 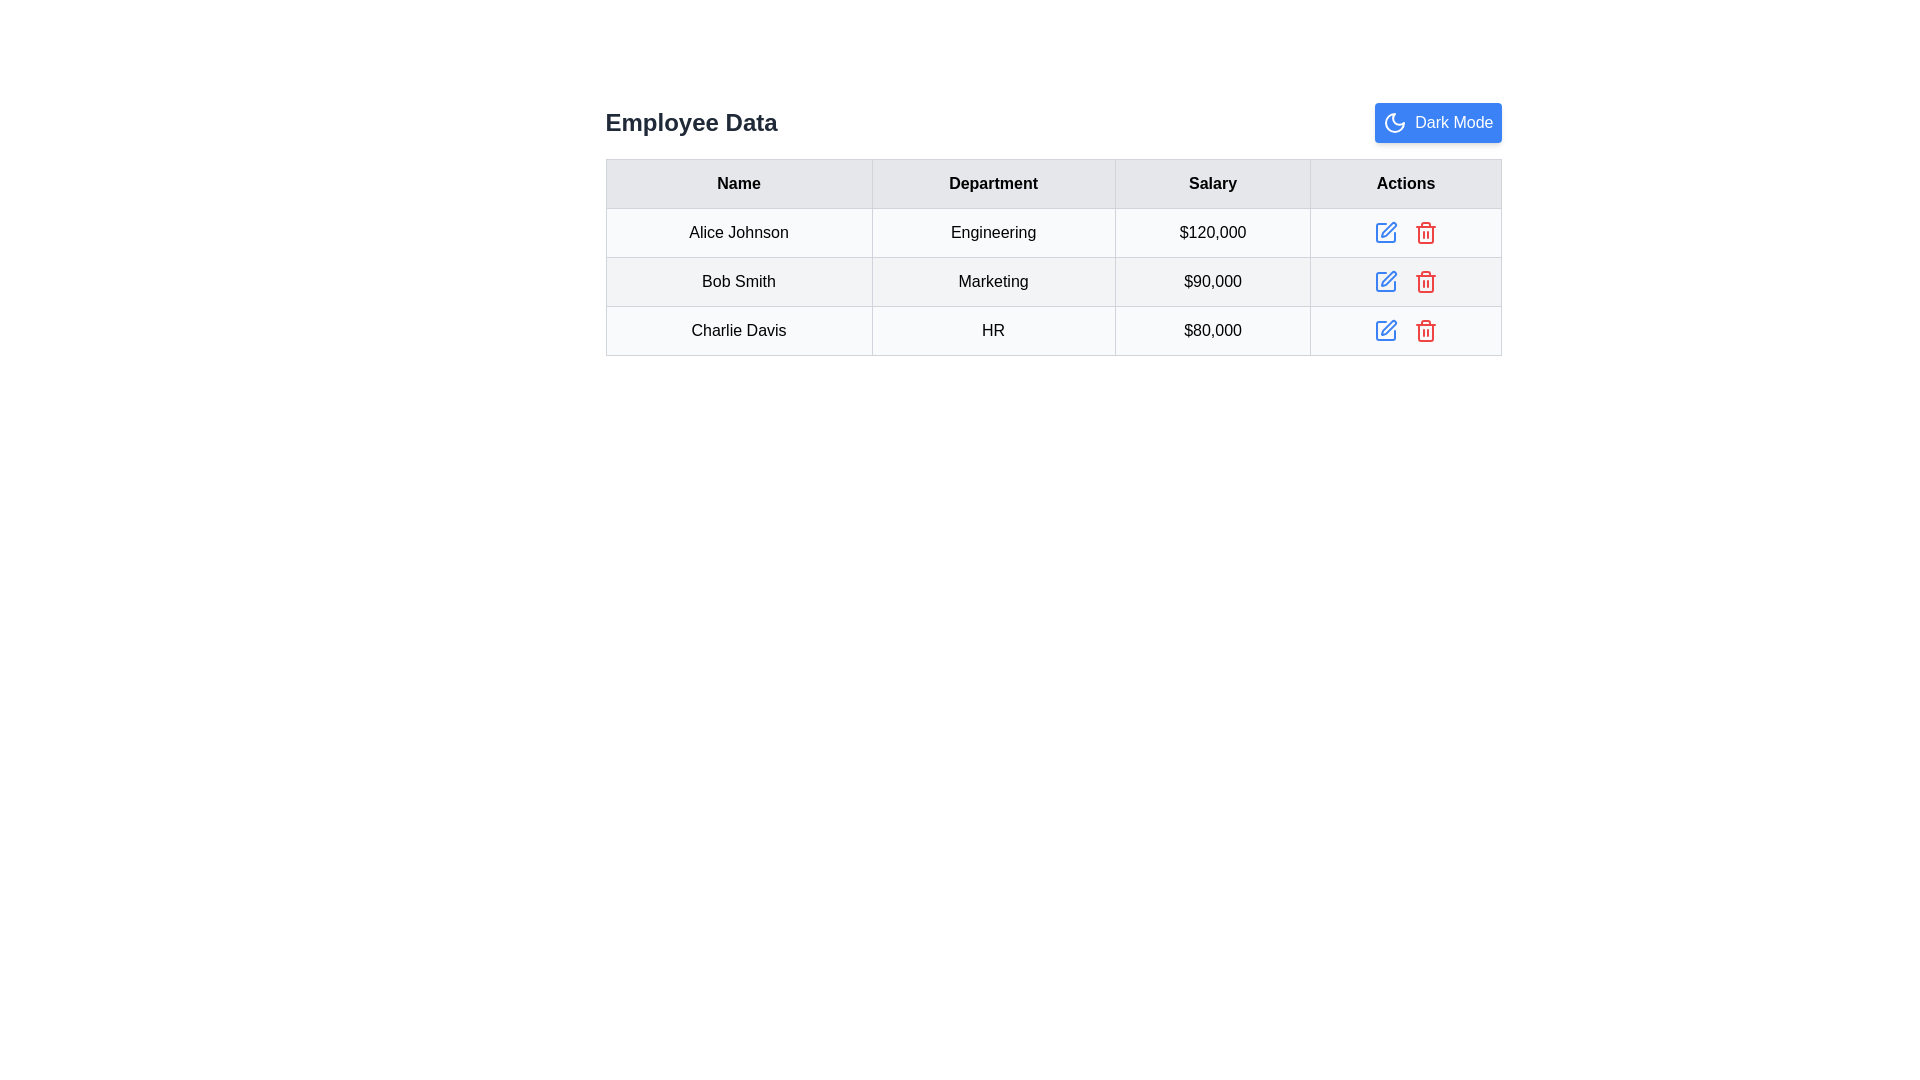 What do you see at coordinates (993, 281) in the screenshot?
I see `text displayed in the text cell of the table that shows 'Marketing' in the 'Department' column, located in the second row` at bounding box center [993, 281].